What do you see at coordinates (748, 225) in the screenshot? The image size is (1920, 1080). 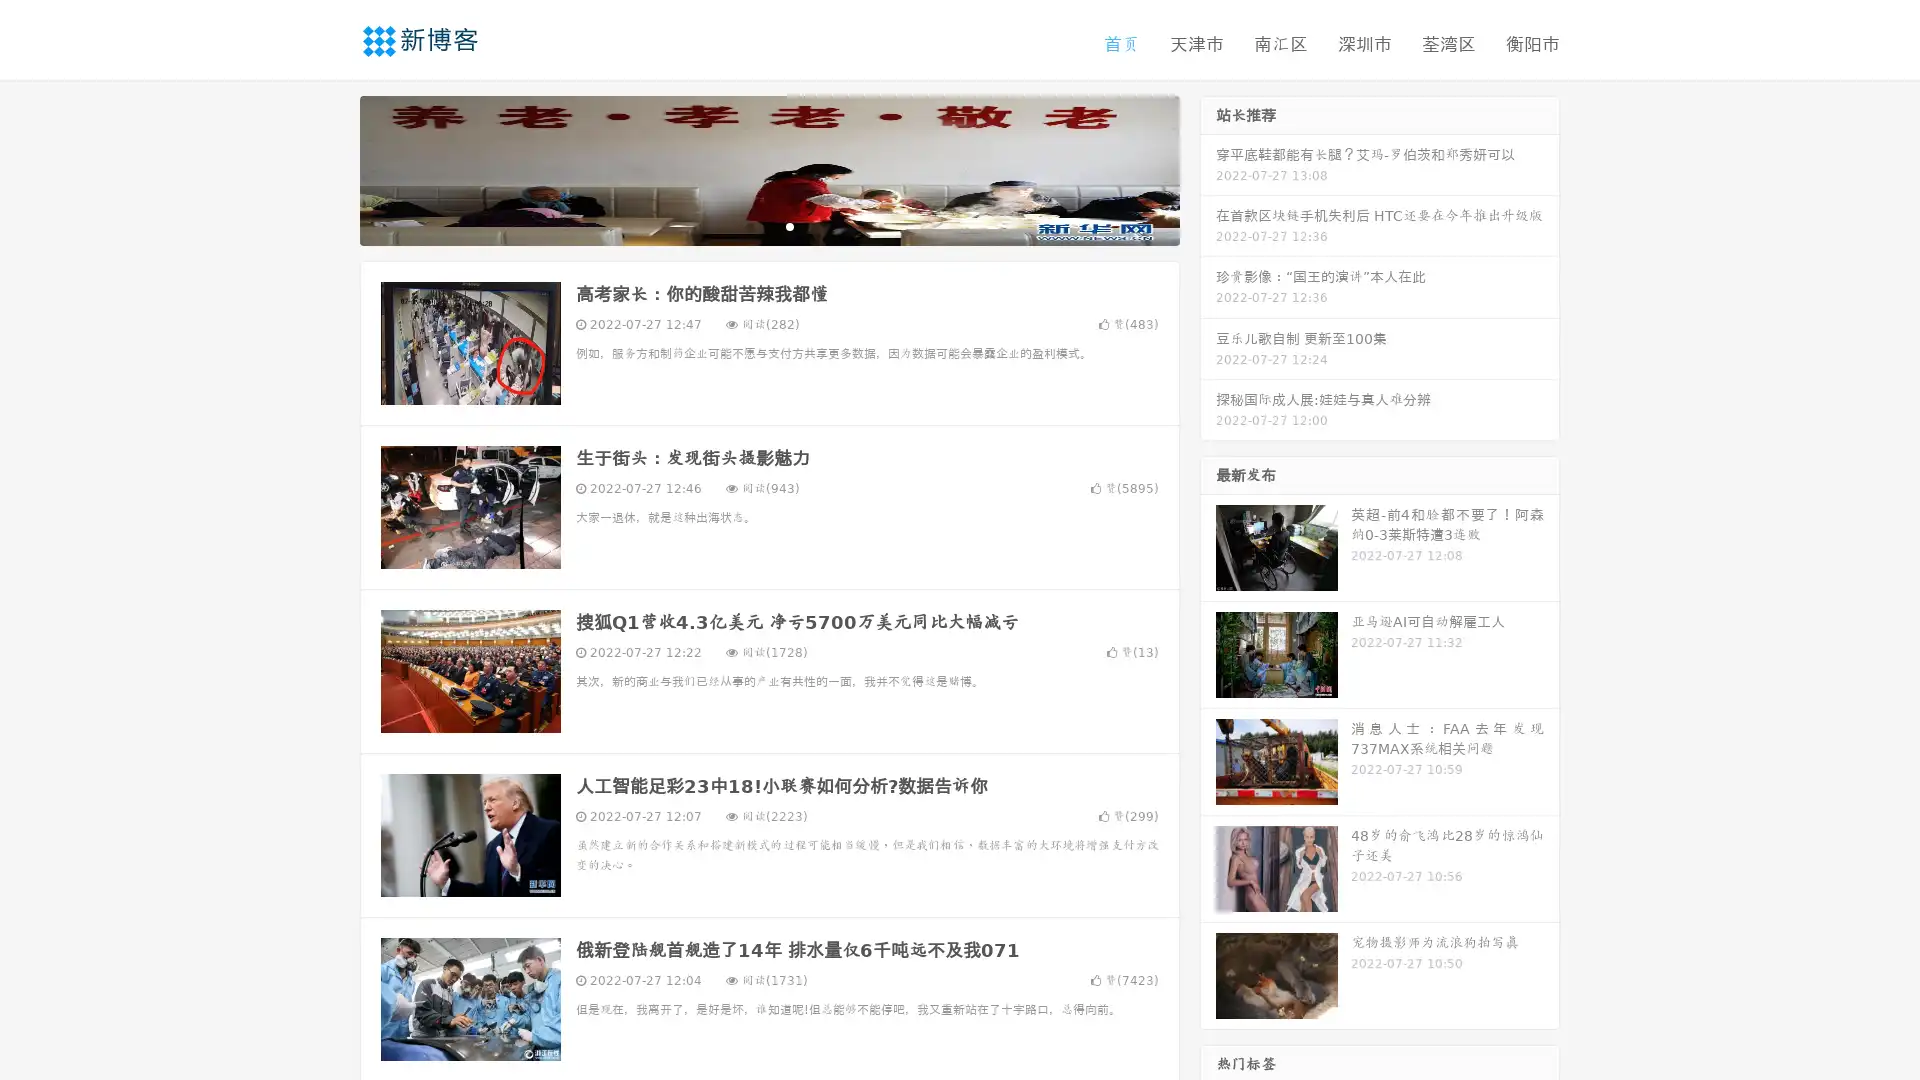 I see `Go to slide 1` at bounding box center [748, 225].